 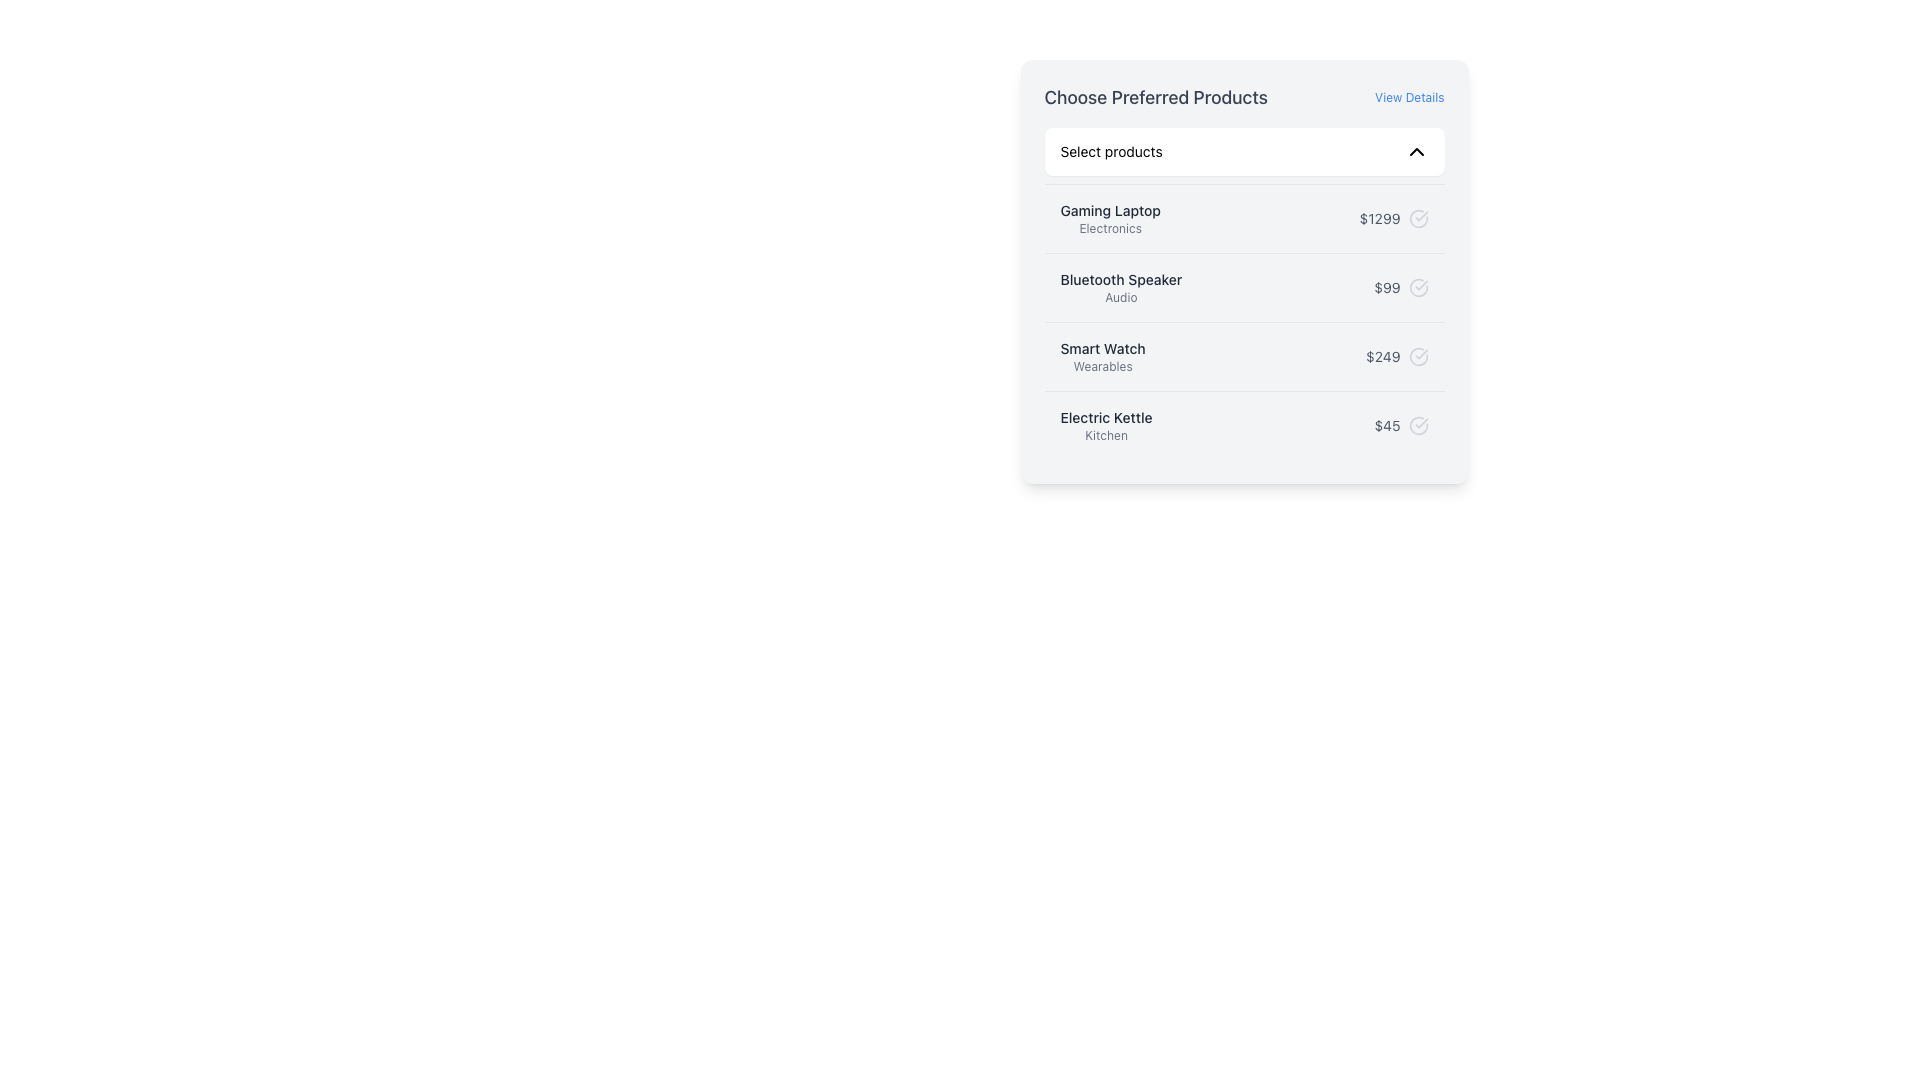 What do you see at coordinates (1417, 288) in the screenshot?
I see `the status indicator icon located to the right of the 'Bluetooth Speaker' label and next to the price '$99' to interact with it` at bounding box center [1417, 288].